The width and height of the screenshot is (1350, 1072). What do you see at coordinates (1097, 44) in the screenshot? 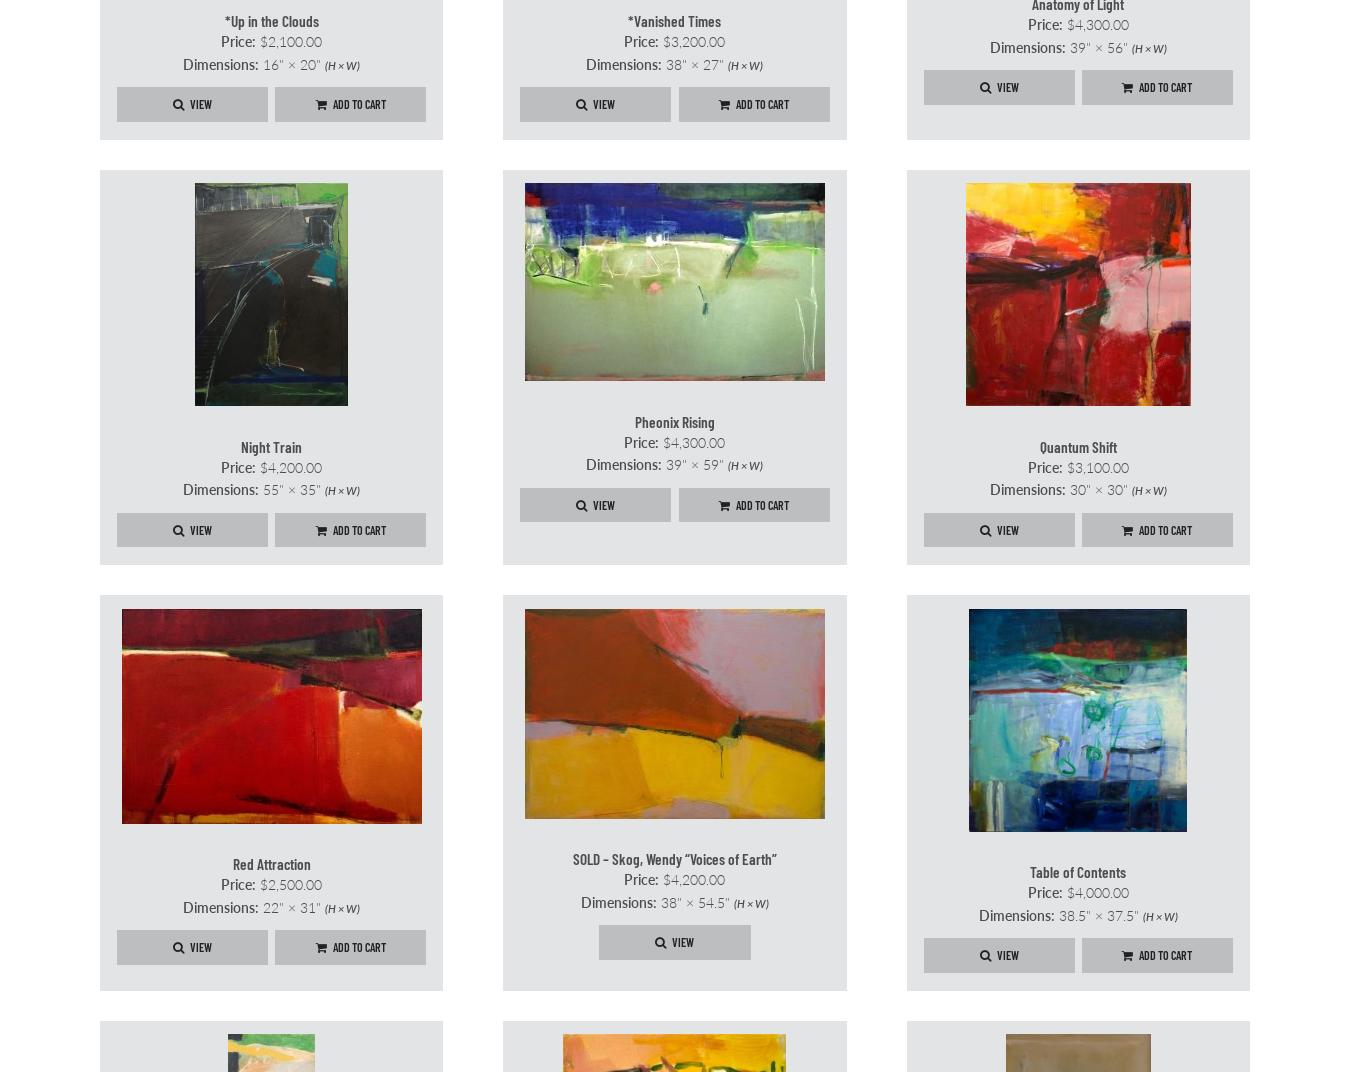
I see `'39" × 56"'` at bounding box center [1097, 44].